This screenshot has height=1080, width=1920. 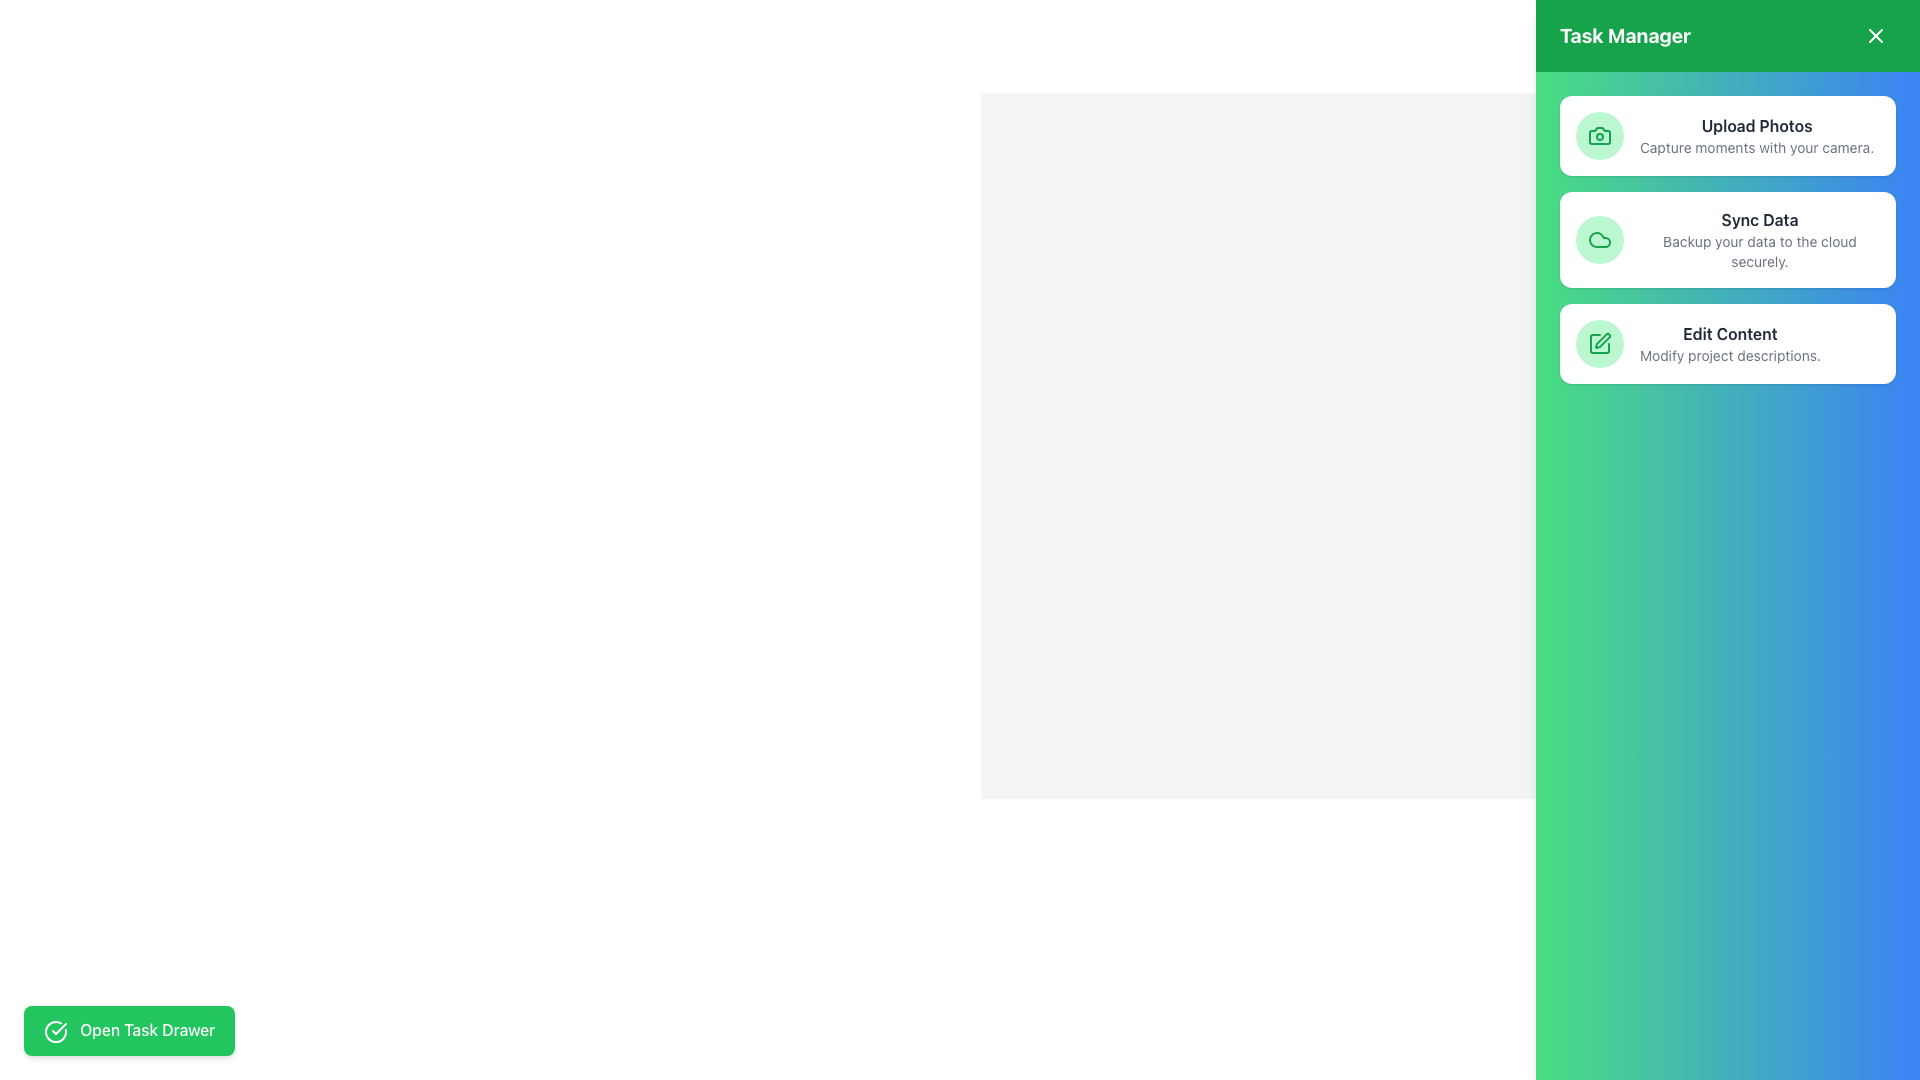 What do you see at coordinates (1760, 219) in the screenshot?
I see `the 'Sync Data' text label, which serves as a descriptive heading within the right-hand panel of the interface` at bounding box center [1760, 219].